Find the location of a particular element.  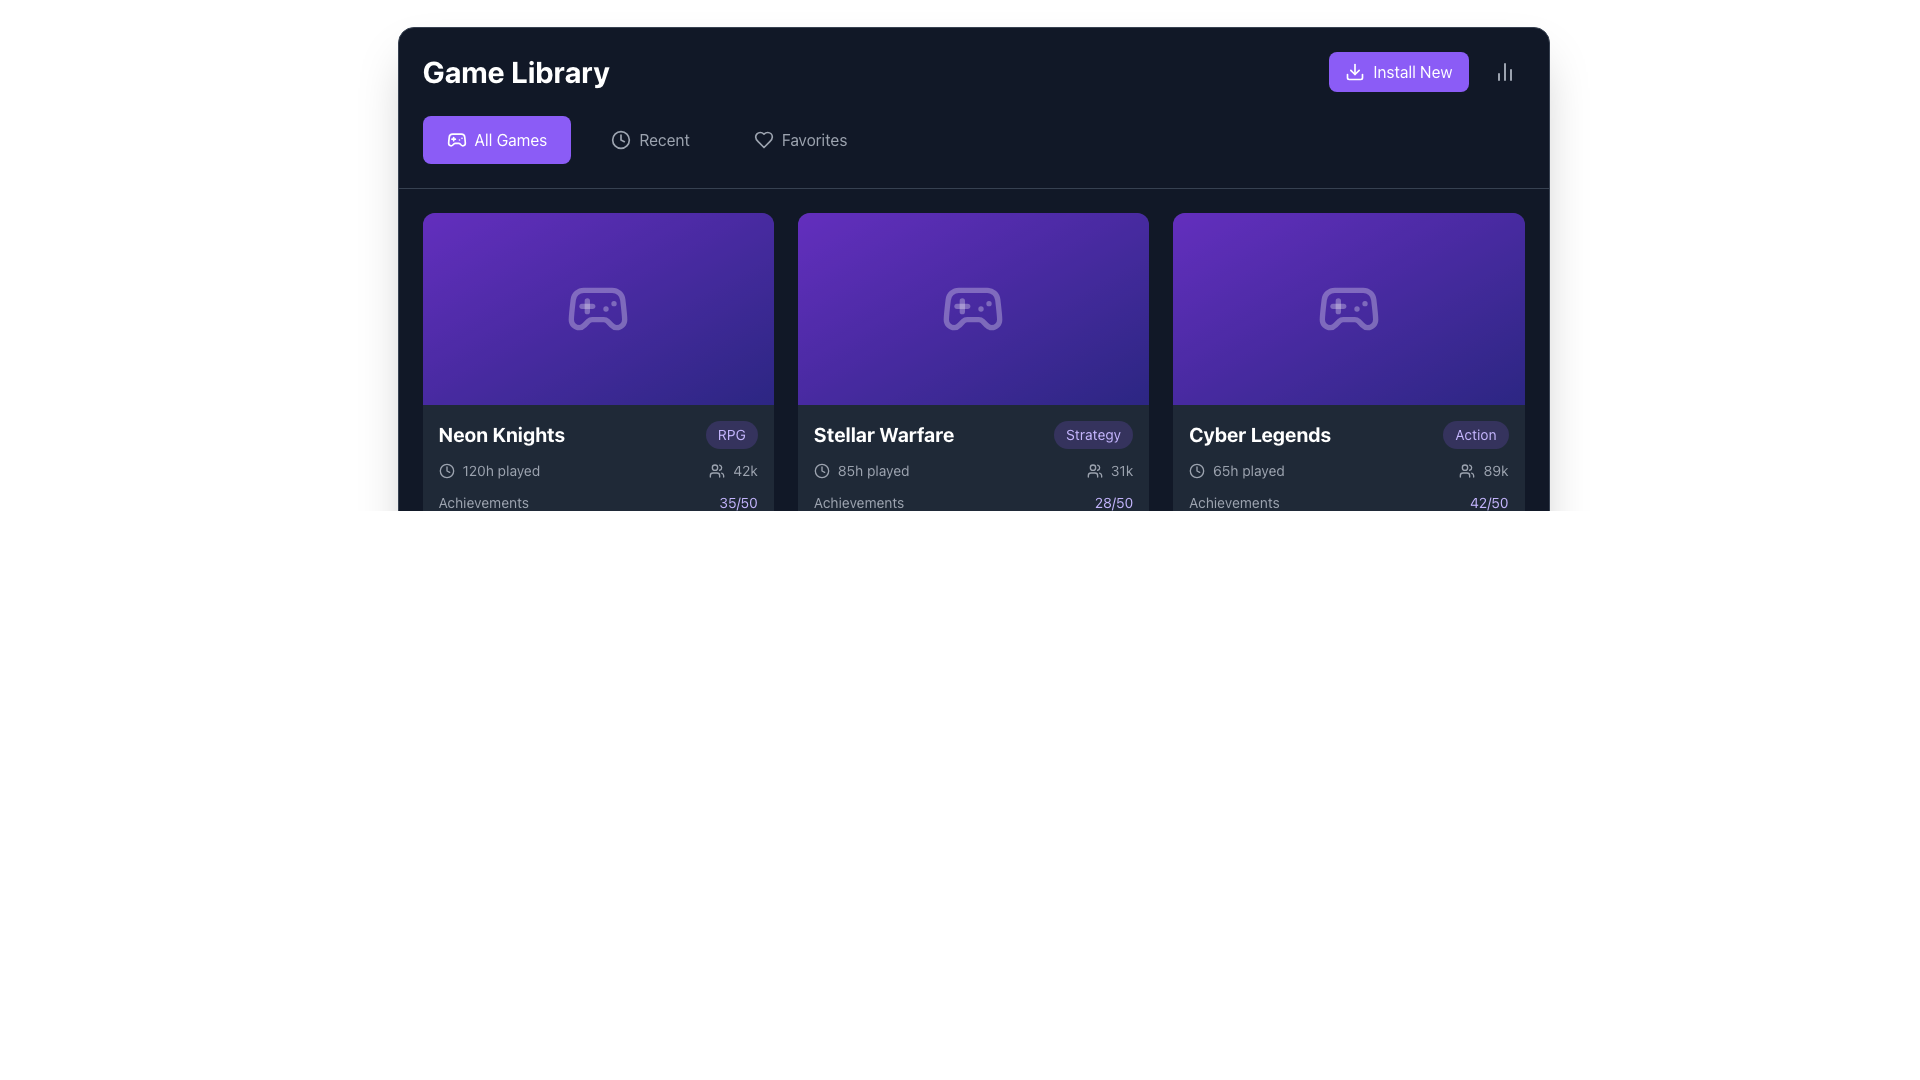

the 'Recent' button, which is visually represented by the clock icon located to the left of the text 'Recent' in the top navigation bar is located at coordinates (620, 138).